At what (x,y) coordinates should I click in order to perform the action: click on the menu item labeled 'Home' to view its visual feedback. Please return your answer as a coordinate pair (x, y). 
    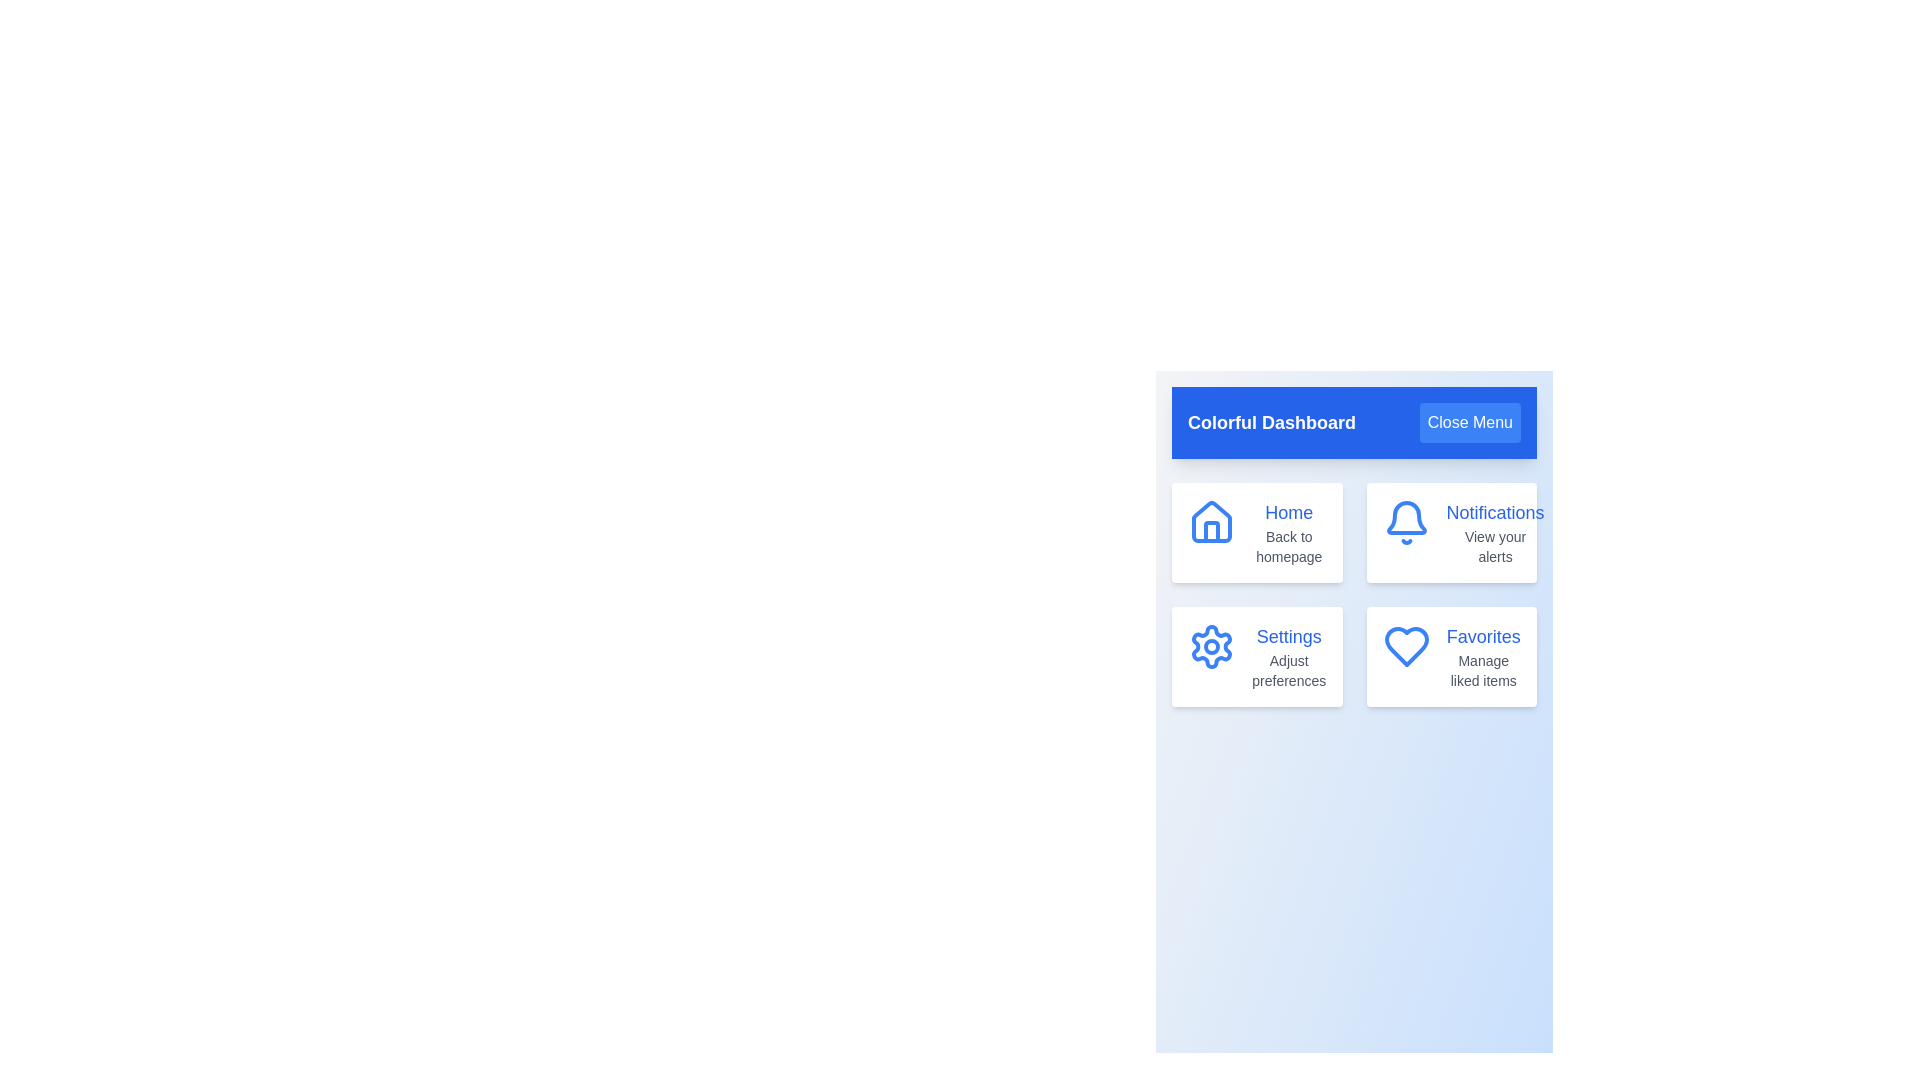
    Looking at the image, I should click on (1256, 531).